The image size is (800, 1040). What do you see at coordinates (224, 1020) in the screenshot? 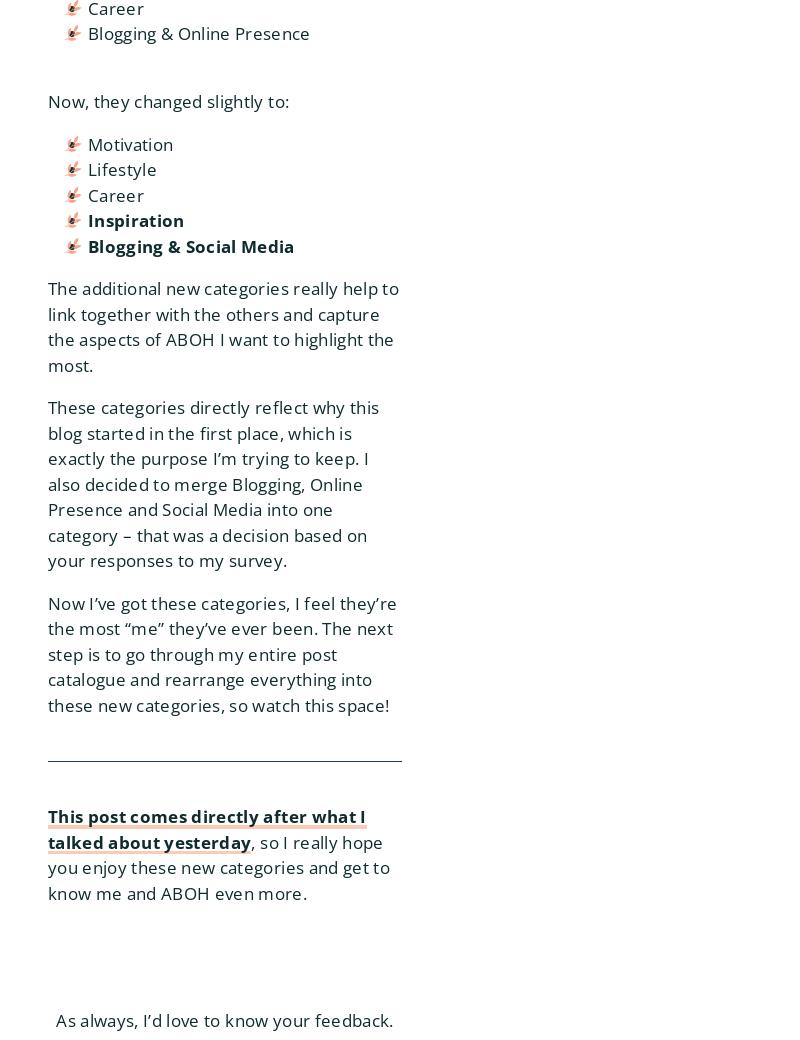
I see `'As always, I’d love to know your feedback.'` at bounding box center [224, 1020].